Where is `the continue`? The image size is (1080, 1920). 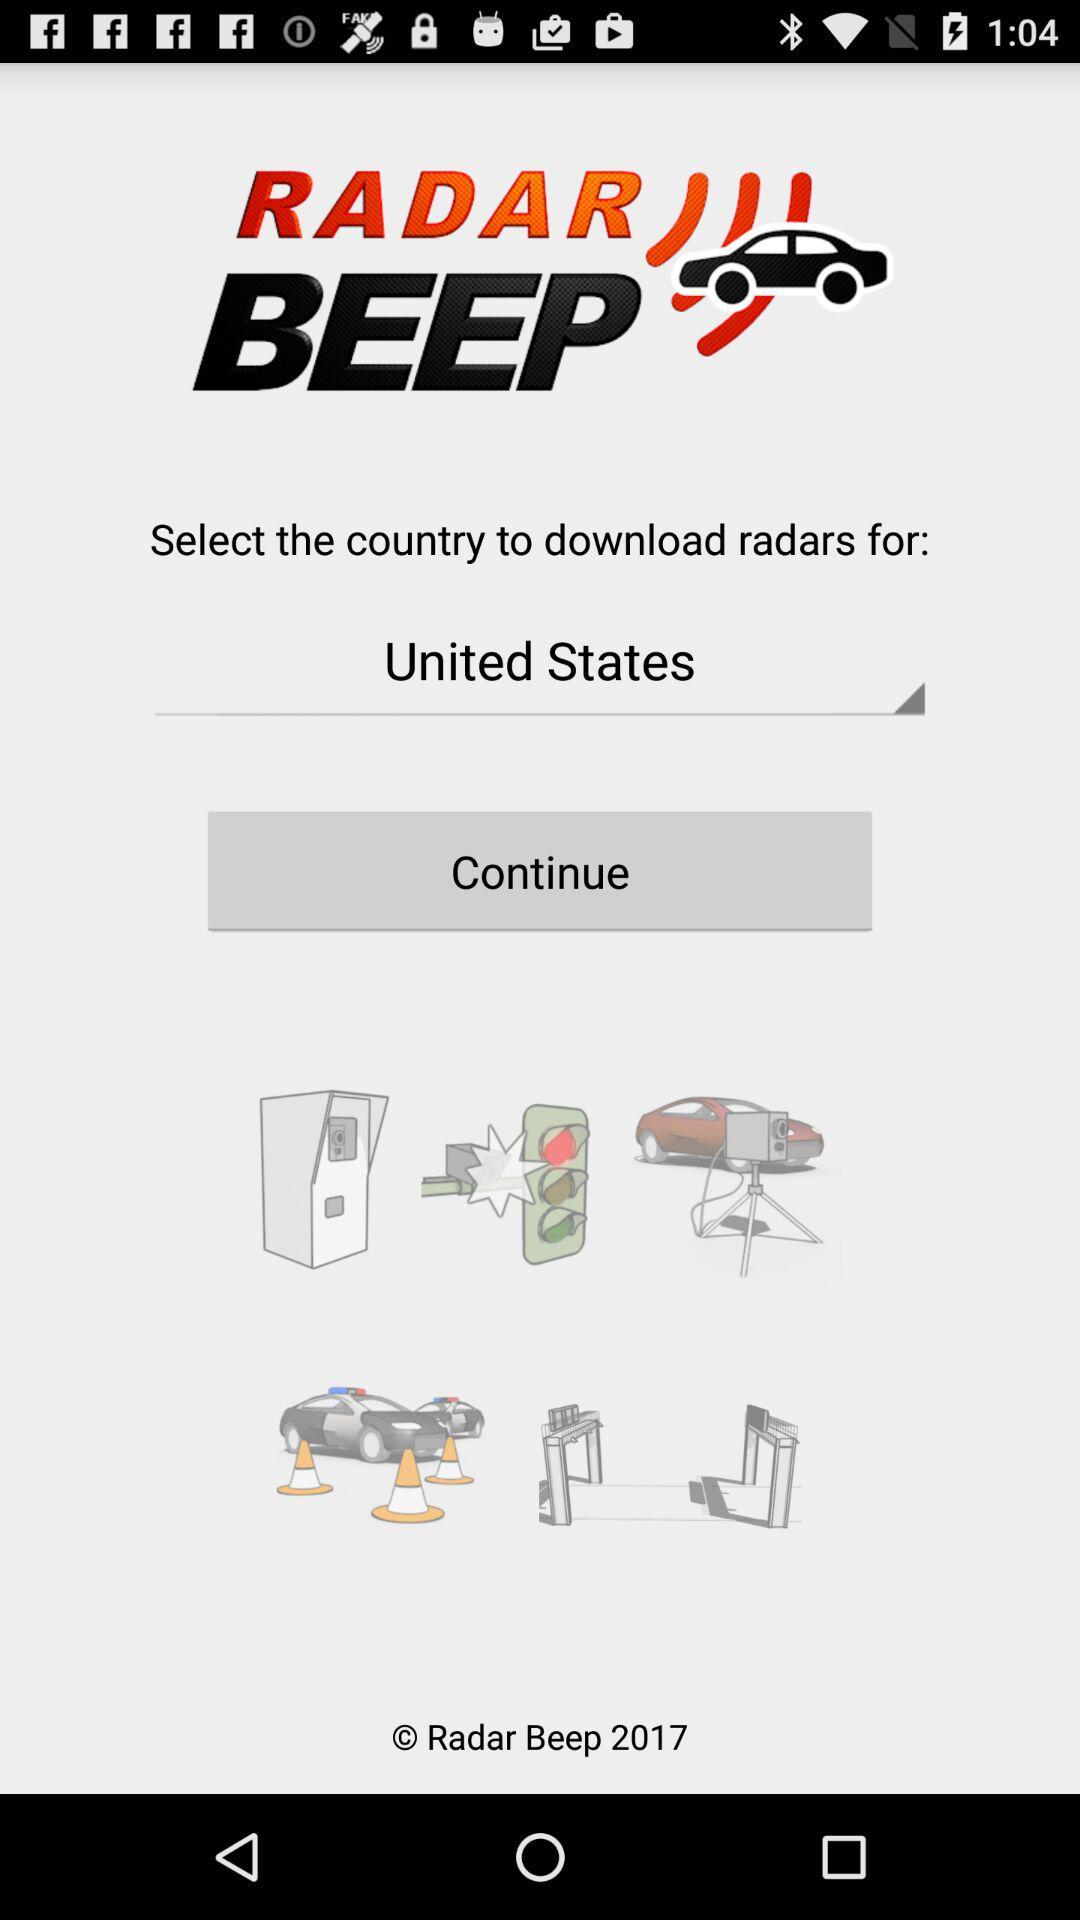
the continue is located at coordinates (540, 871).